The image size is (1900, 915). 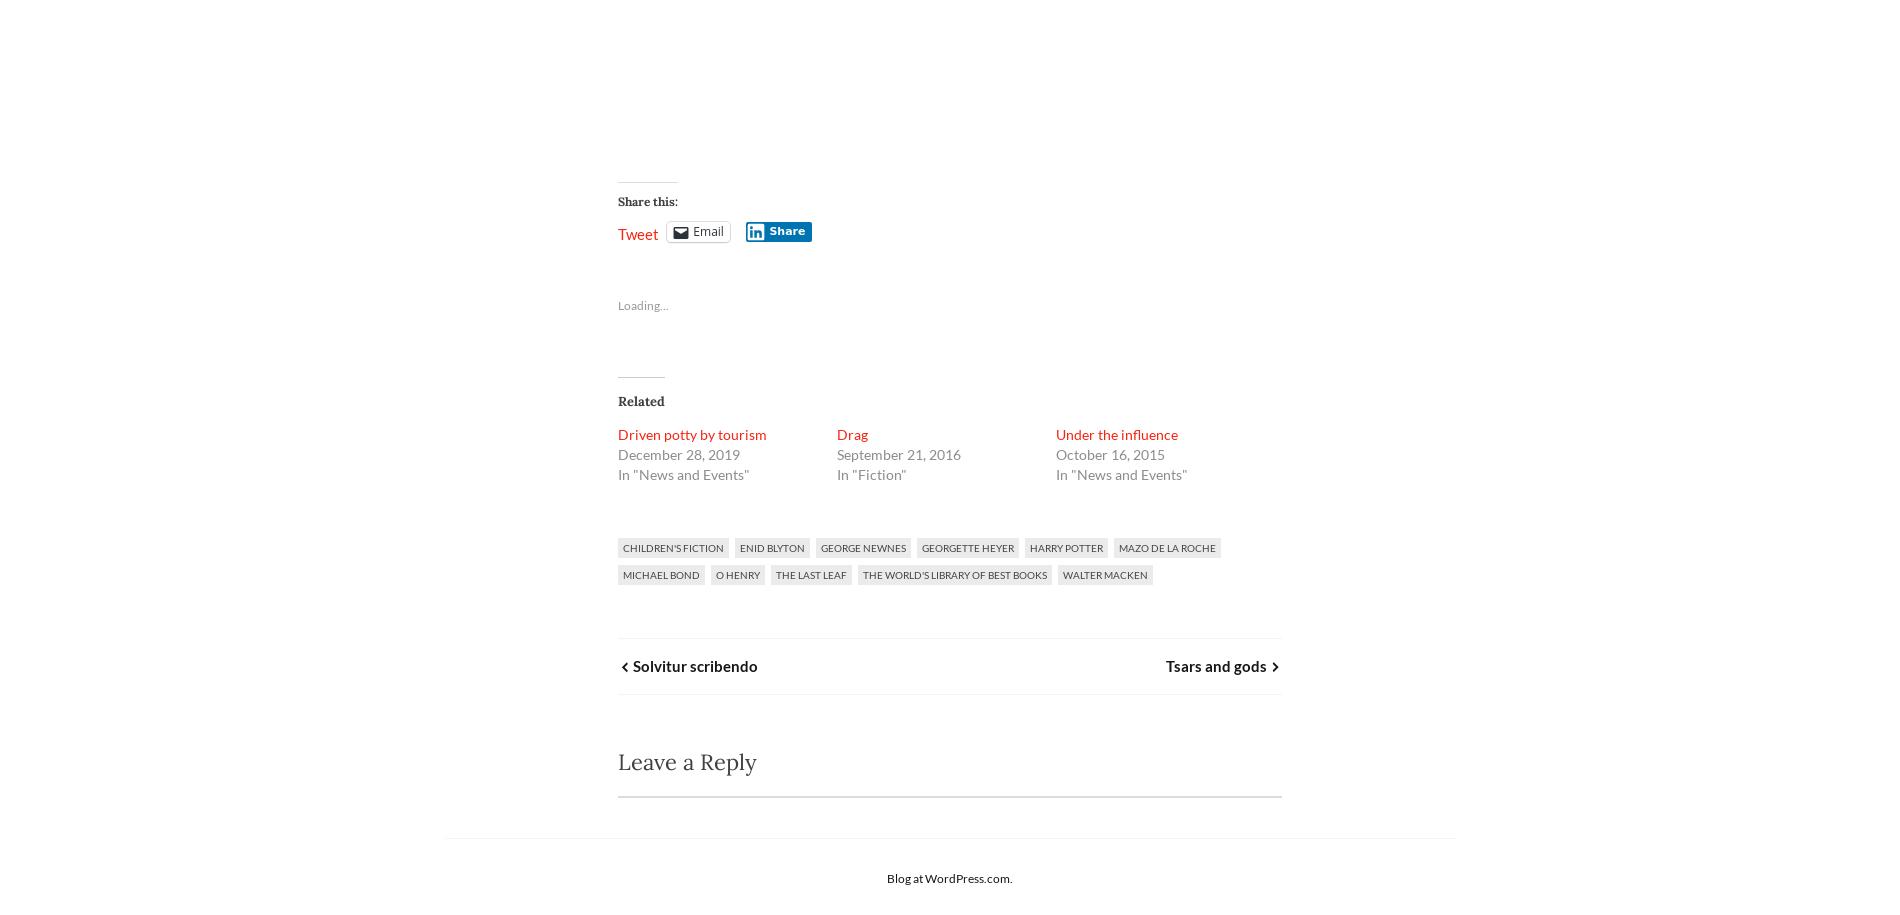 I want to click on 'Share', so click(x=767, y=230).